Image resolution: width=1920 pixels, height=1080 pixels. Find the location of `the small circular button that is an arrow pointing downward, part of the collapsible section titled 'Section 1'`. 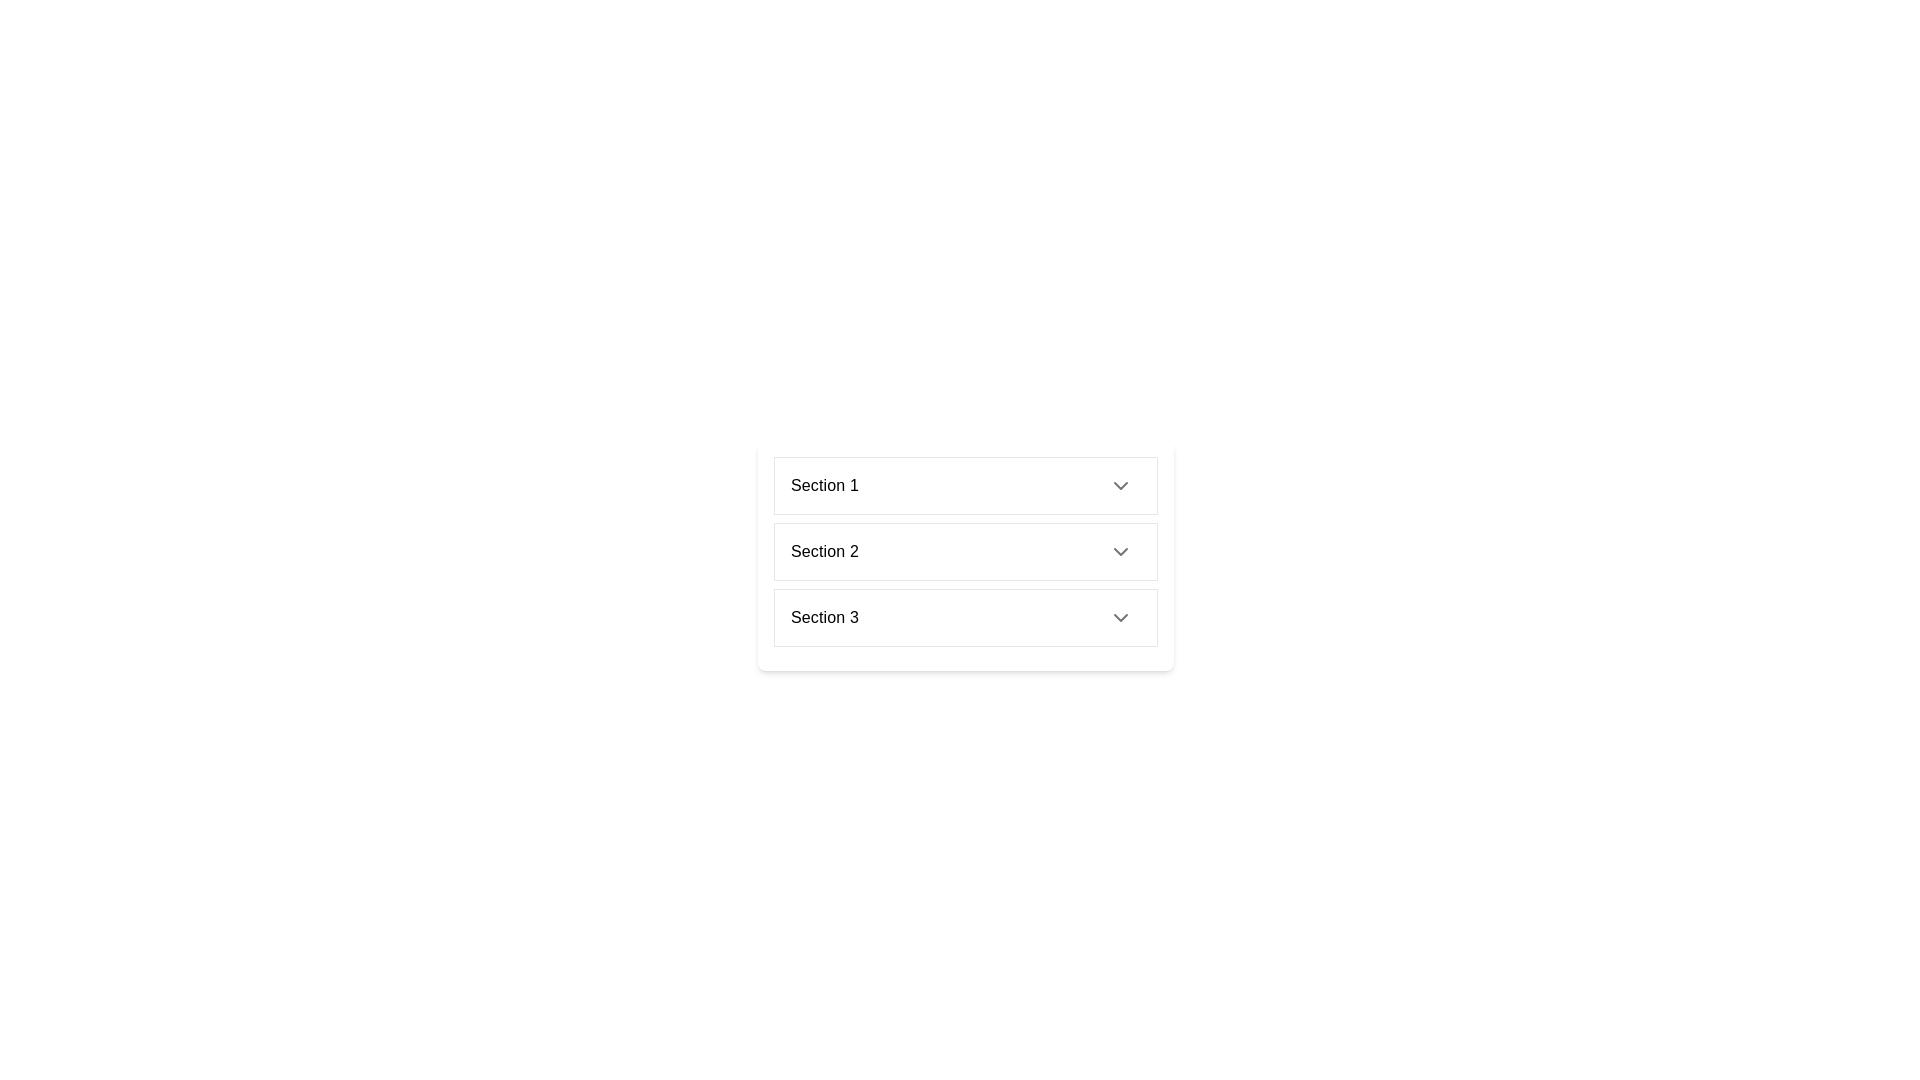

the small circular button that is an arrow pointing downward, part of the collapsible section titled 'Section 1' is located at coordinates (1121, 486).